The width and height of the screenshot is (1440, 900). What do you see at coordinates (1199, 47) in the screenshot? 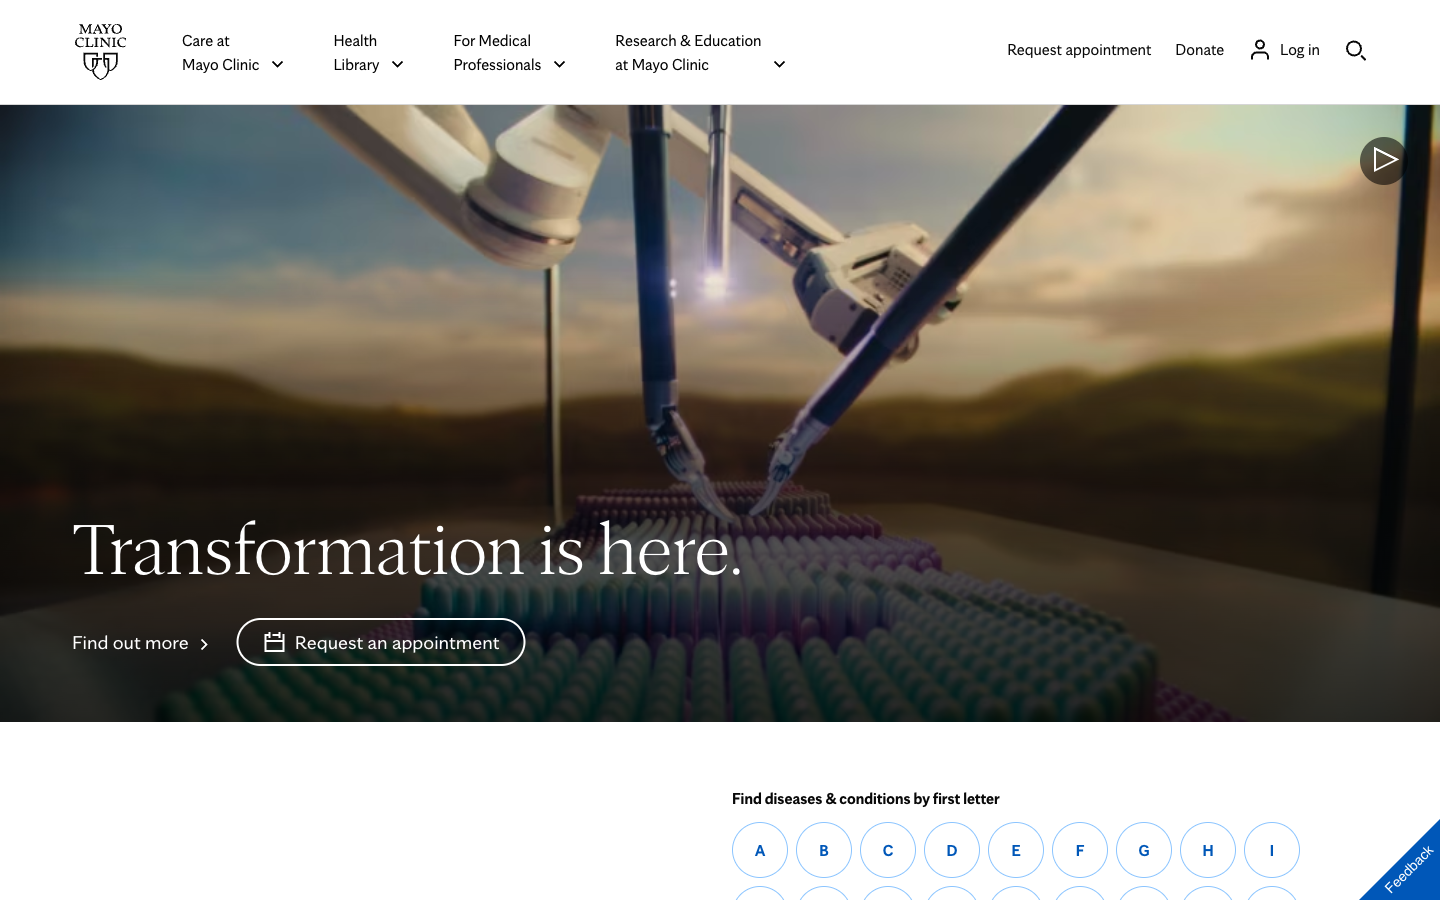
I see `Support Mayo Clinic through donation` at bounding box center [1199, 47].